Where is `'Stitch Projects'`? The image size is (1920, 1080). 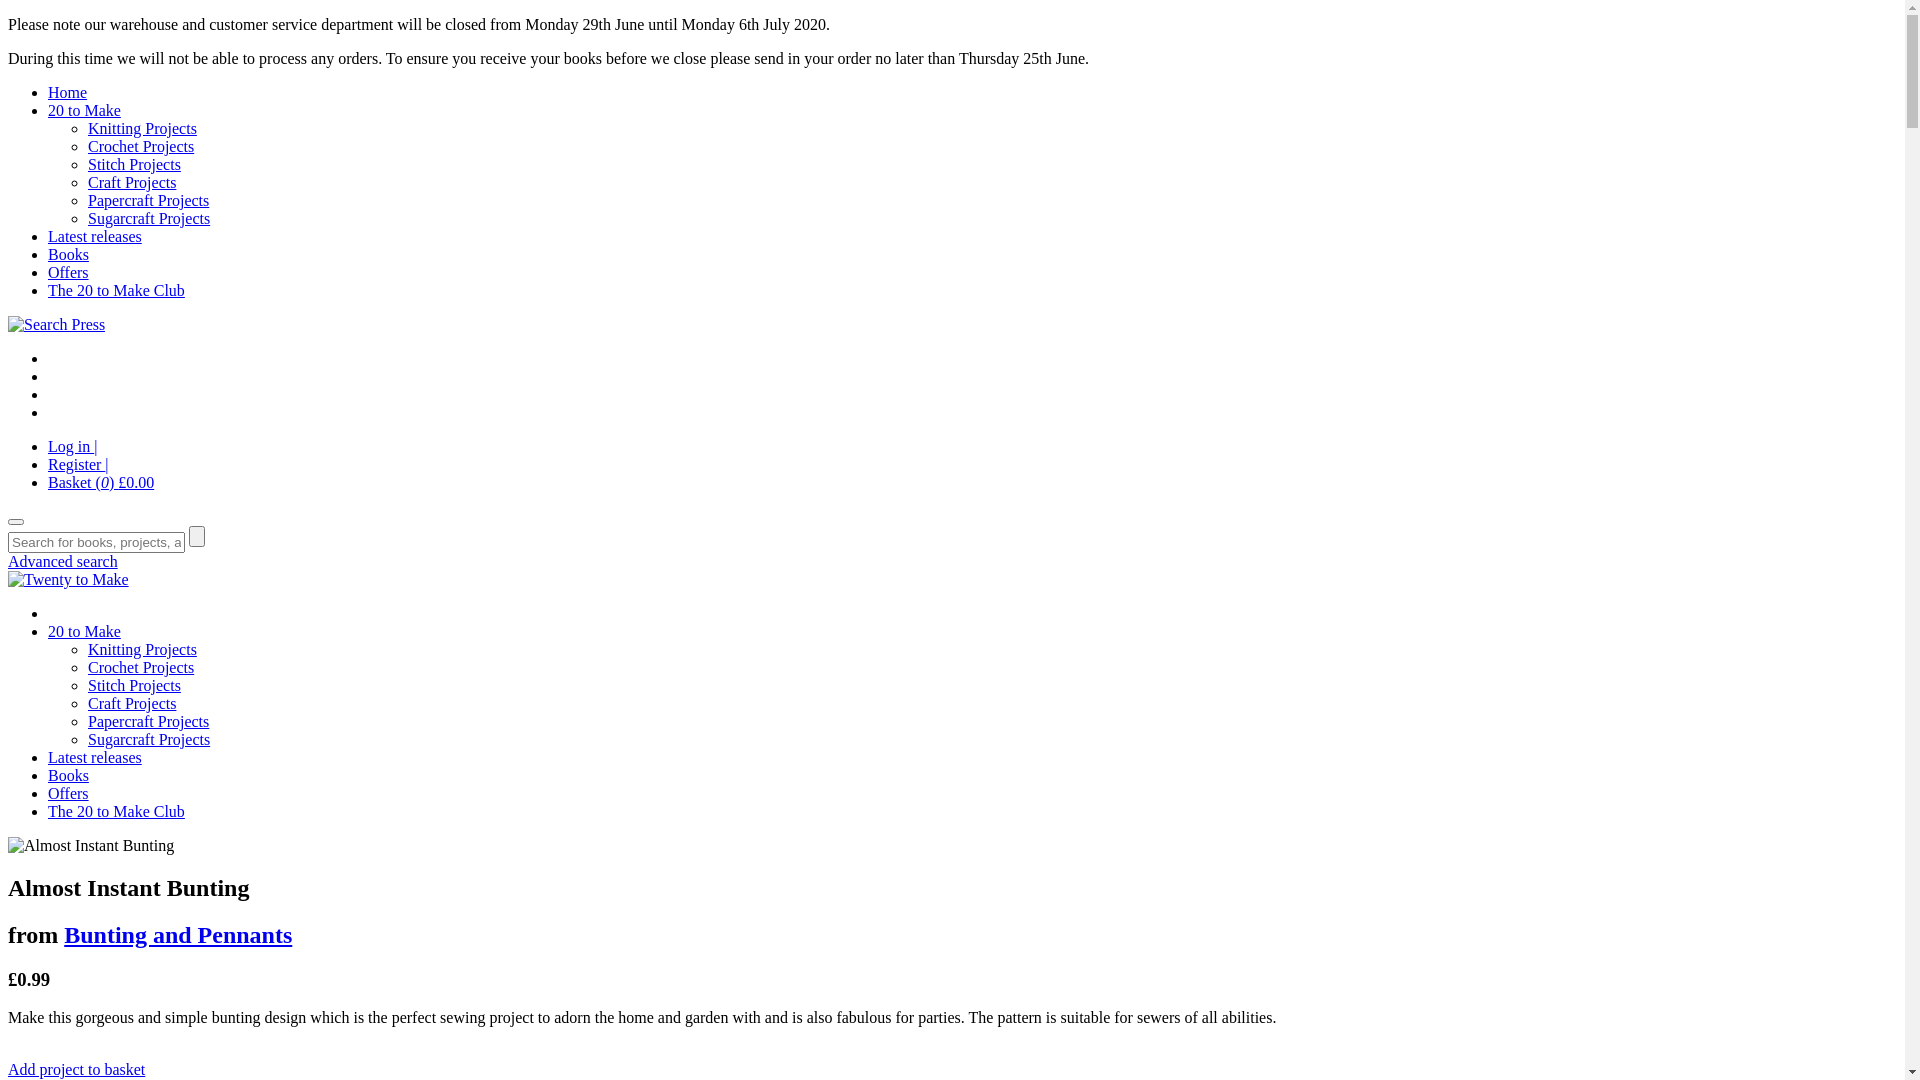
'Stitch Projects' is located at coordinates (133, 684).